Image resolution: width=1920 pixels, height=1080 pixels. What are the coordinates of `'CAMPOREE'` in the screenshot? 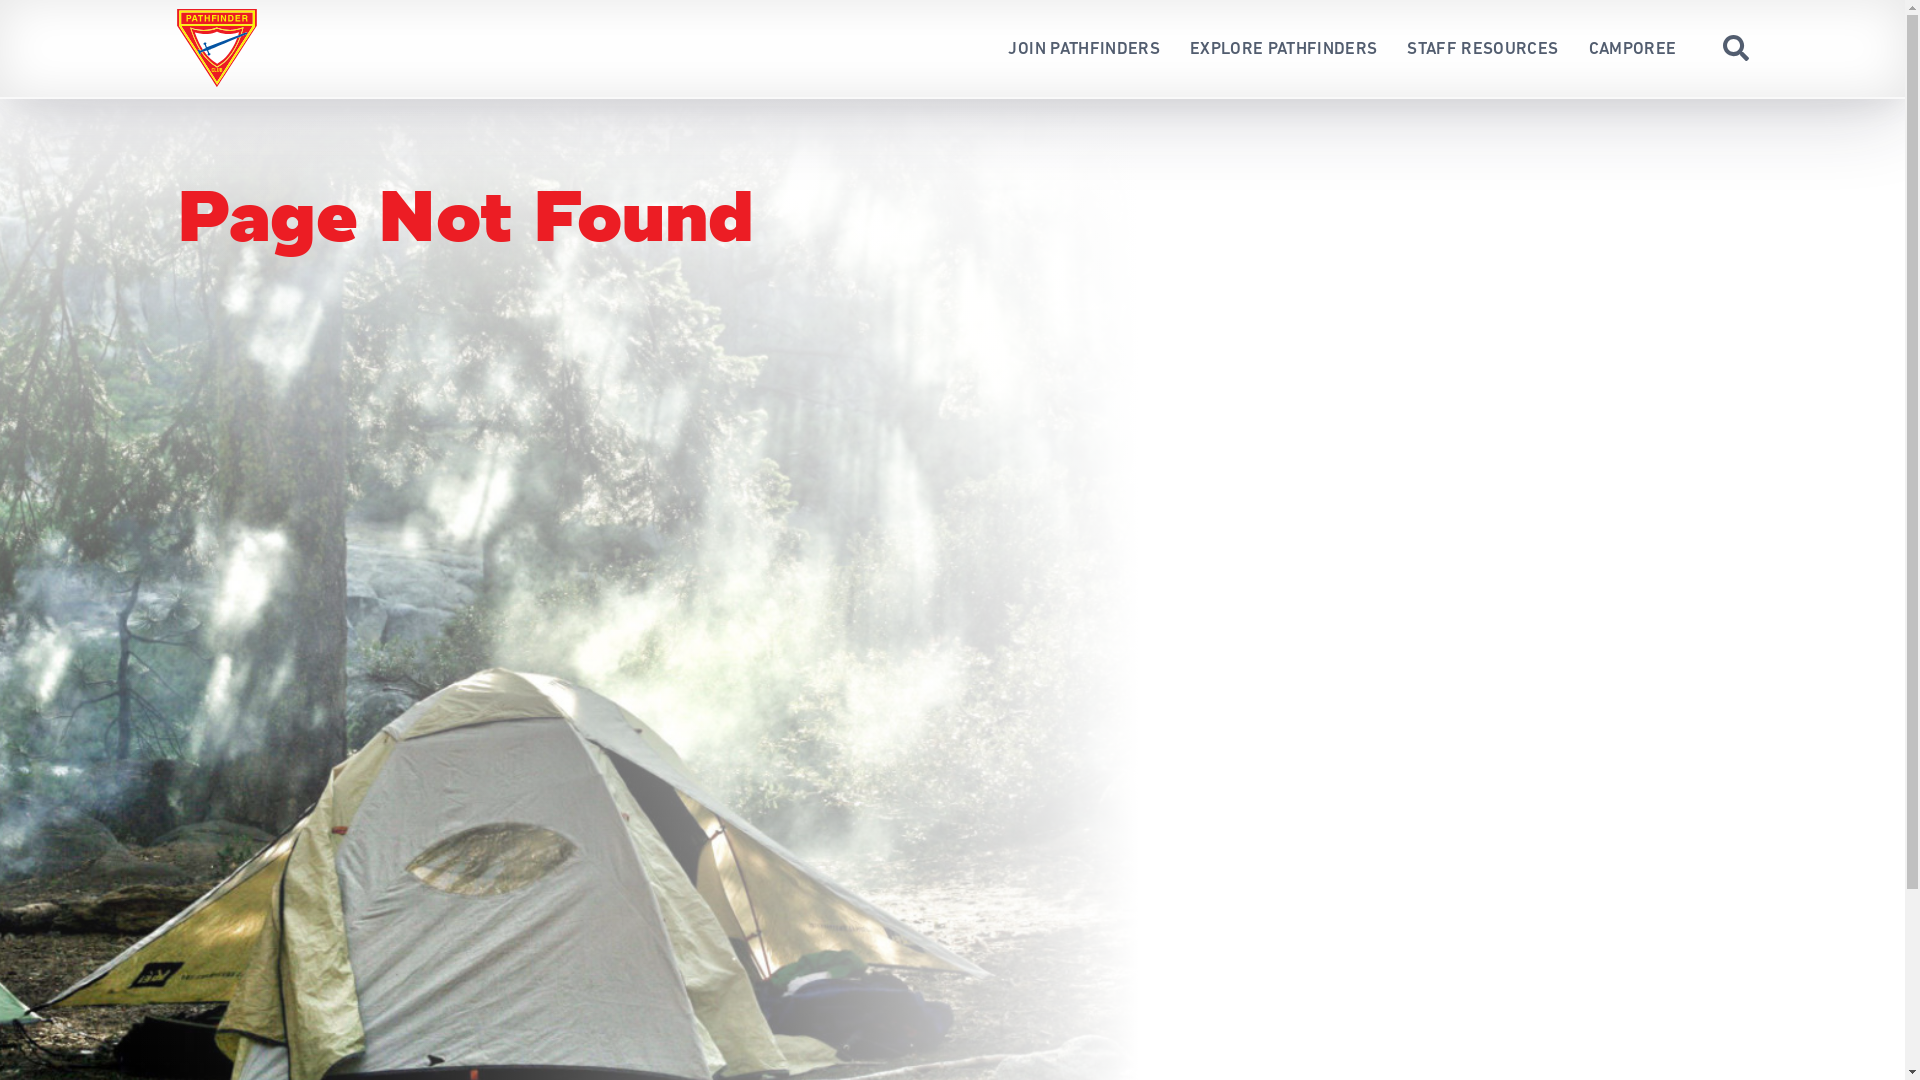 It's located at (1632, 47).